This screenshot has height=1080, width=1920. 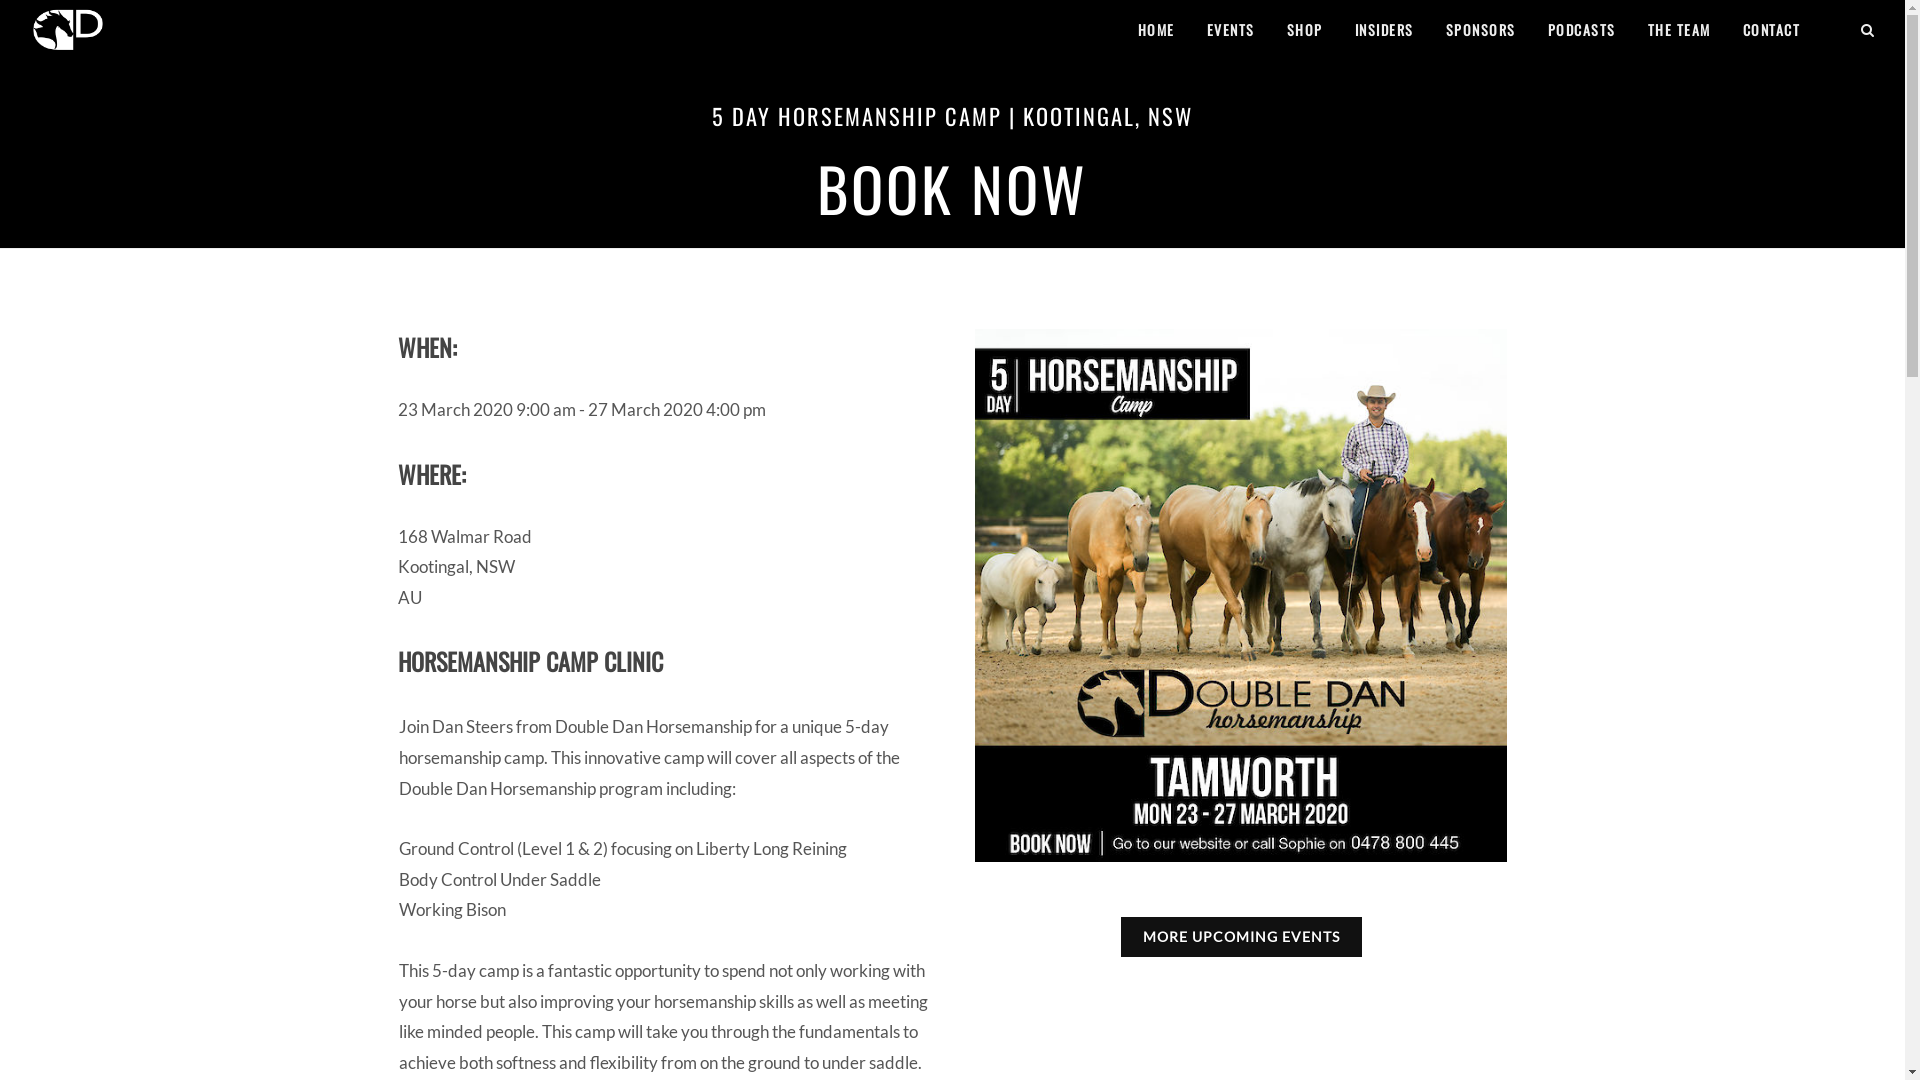 I want to click on 'EVENTS', so click(x=1191, y=30).